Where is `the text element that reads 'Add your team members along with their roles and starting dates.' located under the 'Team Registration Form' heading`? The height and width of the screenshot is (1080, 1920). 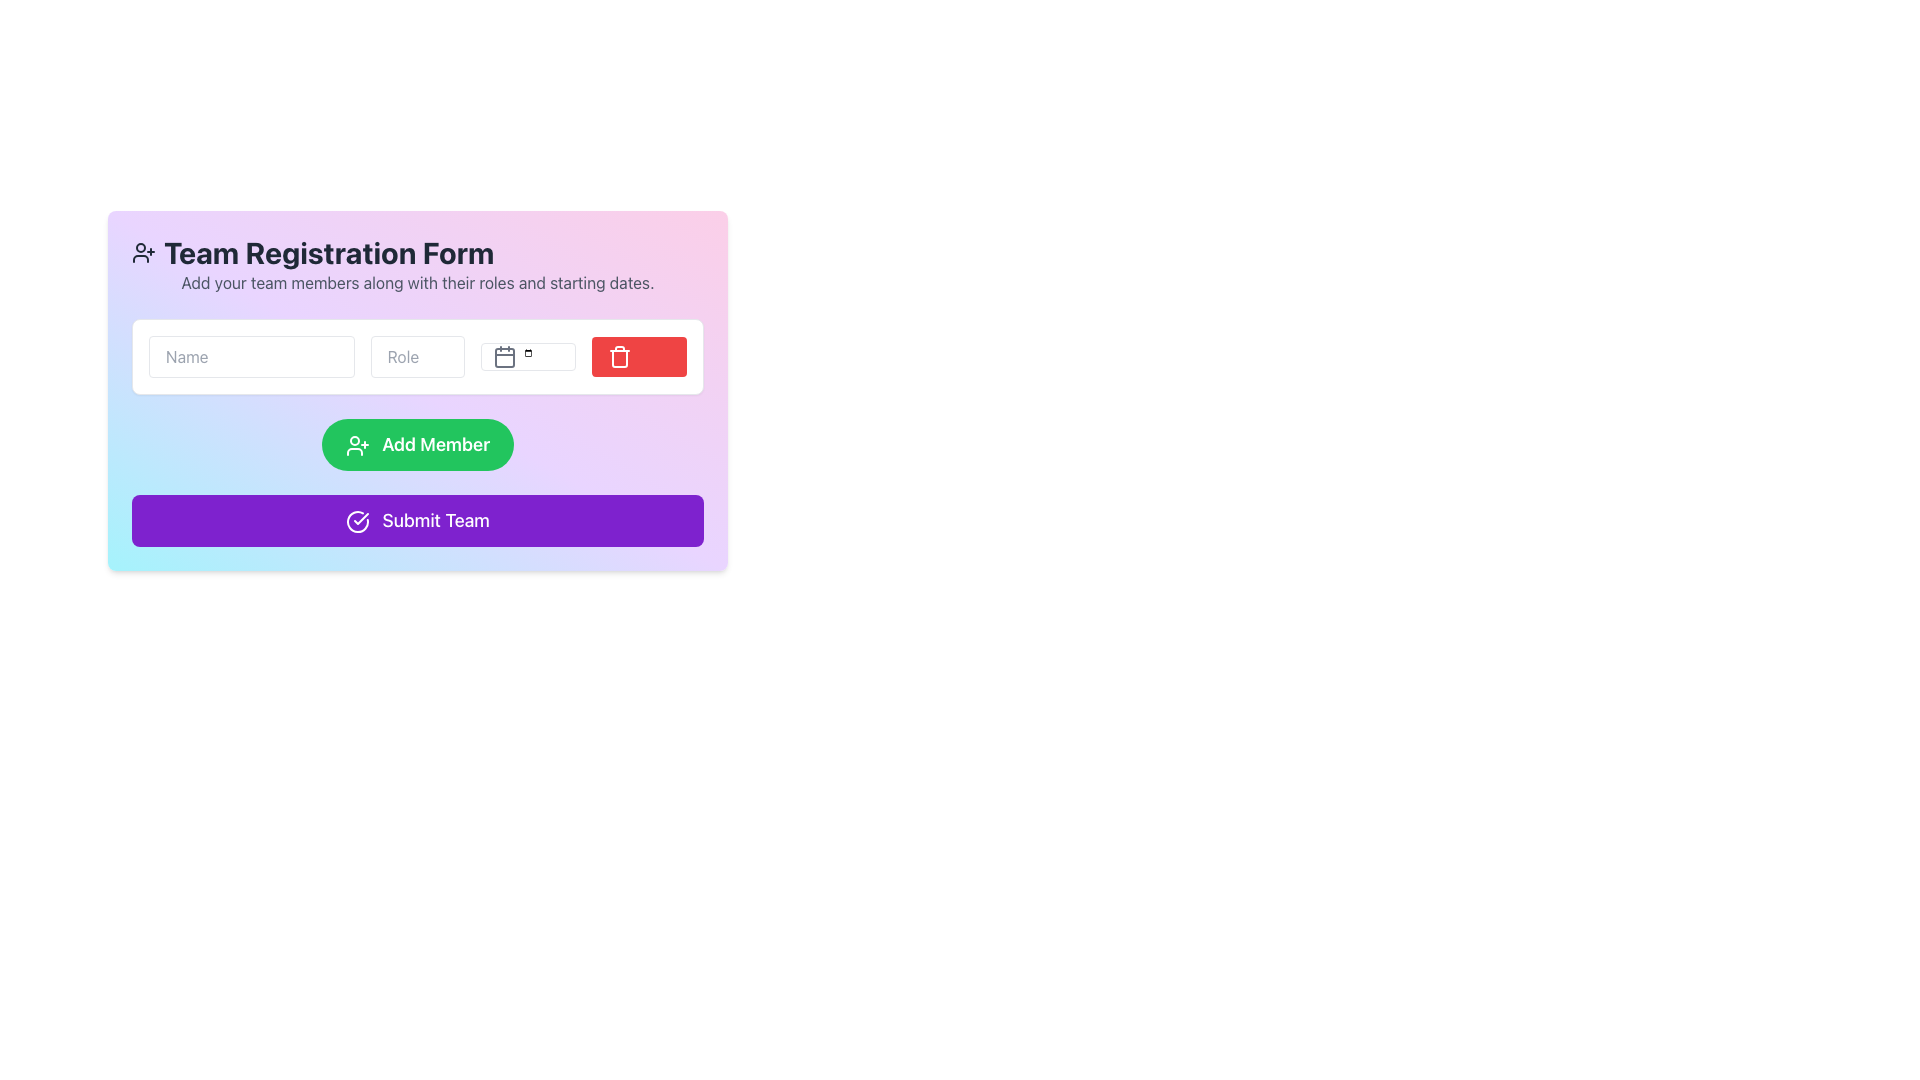 the text element that reads 'Add your team members along with their roles and starting dates.' located under the 'Team Registration Form' heading is located at coordinates (416, 282).